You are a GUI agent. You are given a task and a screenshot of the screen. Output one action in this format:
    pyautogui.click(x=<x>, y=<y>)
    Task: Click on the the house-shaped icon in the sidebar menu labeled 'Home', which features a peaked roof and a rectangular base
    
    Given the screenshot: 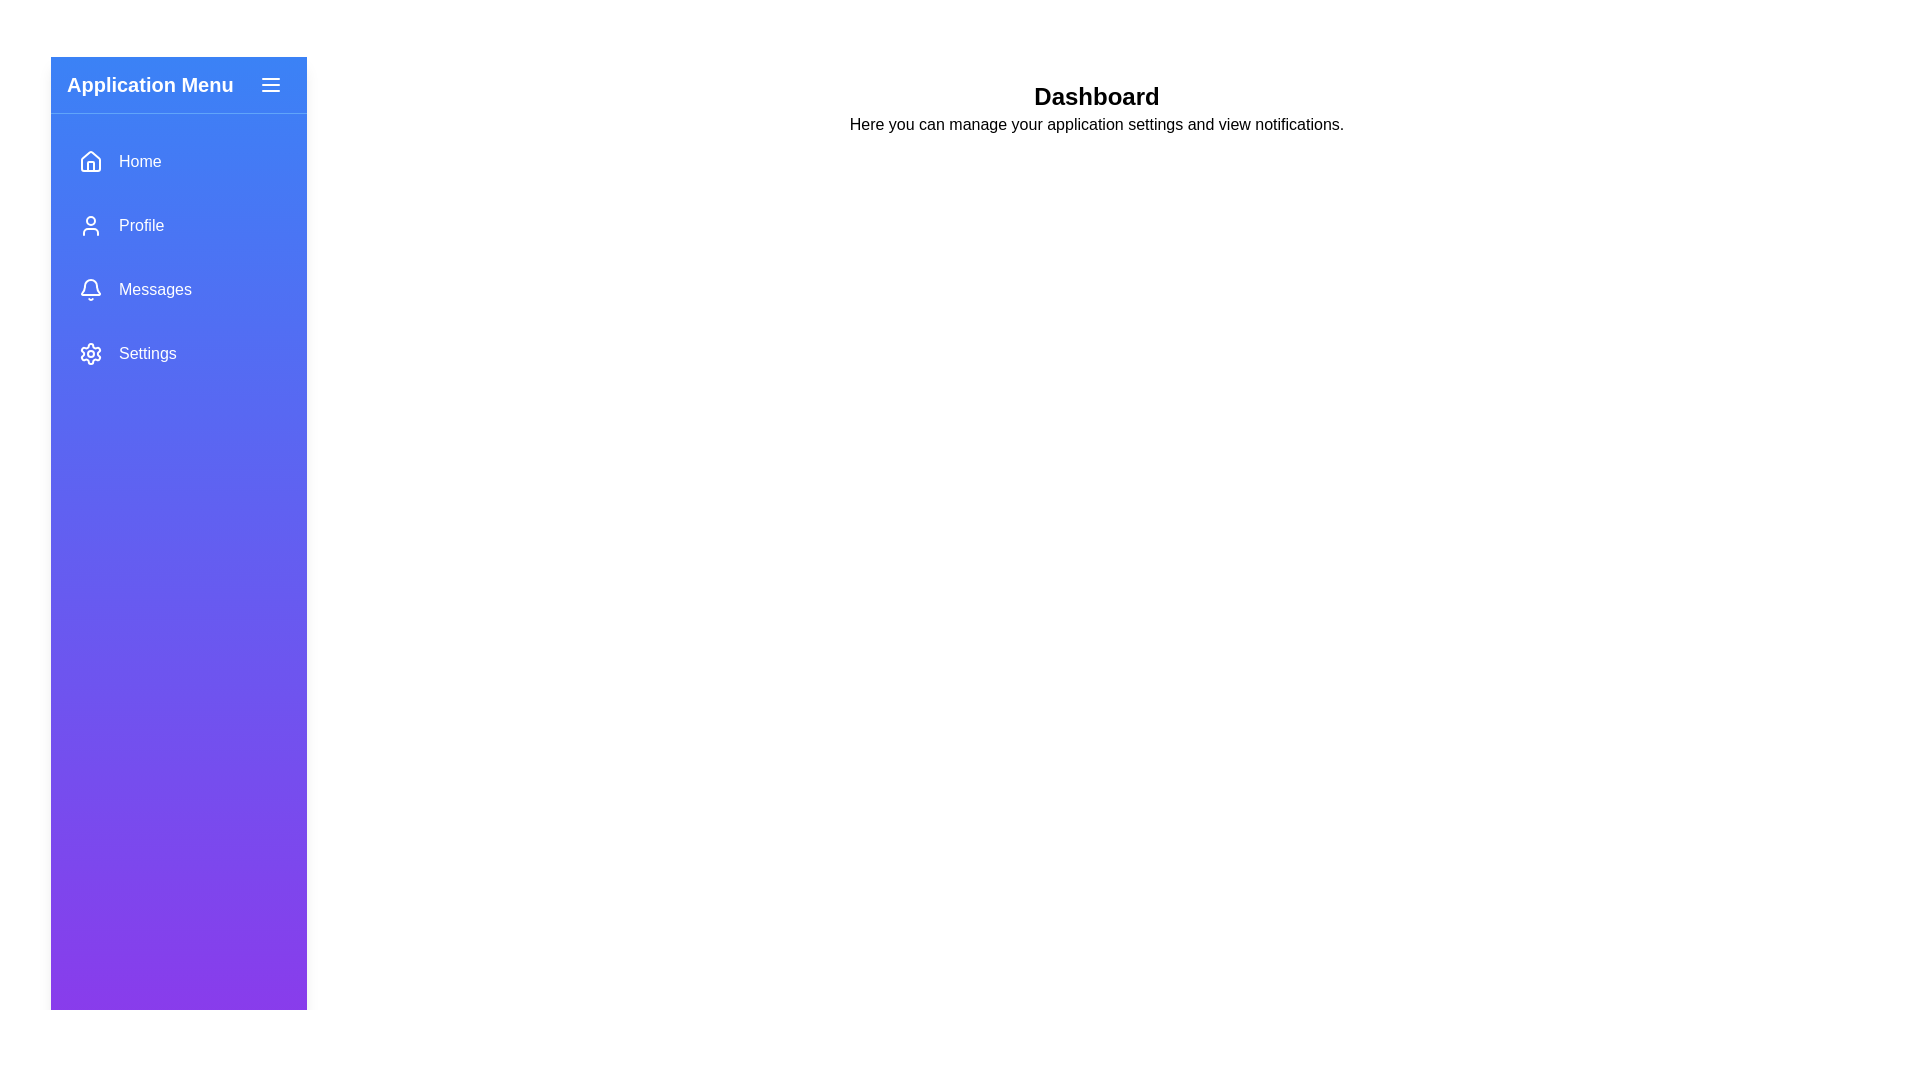 What is the action you would take?
    pyautogui.click(x=90, y=160)
    